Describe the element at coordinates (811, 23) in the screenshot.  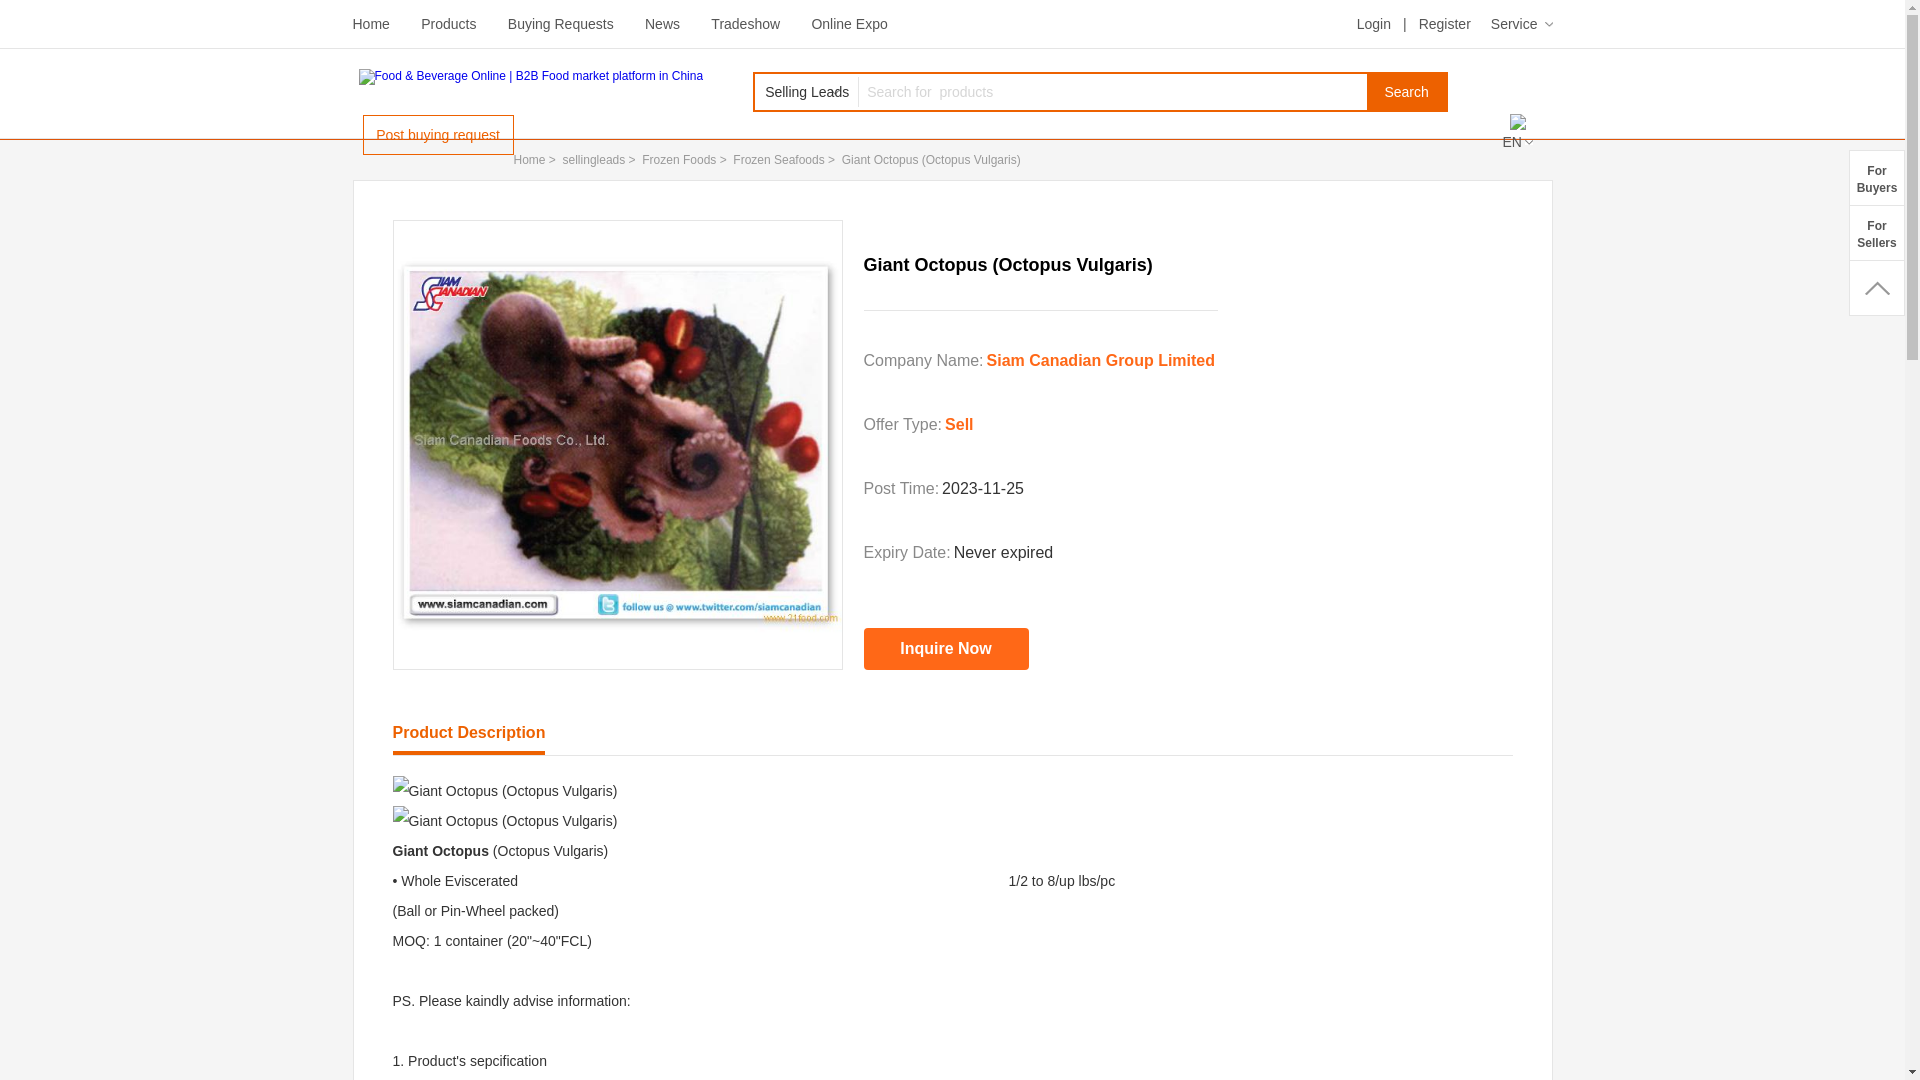
I see `'Online Expo'` at that location.